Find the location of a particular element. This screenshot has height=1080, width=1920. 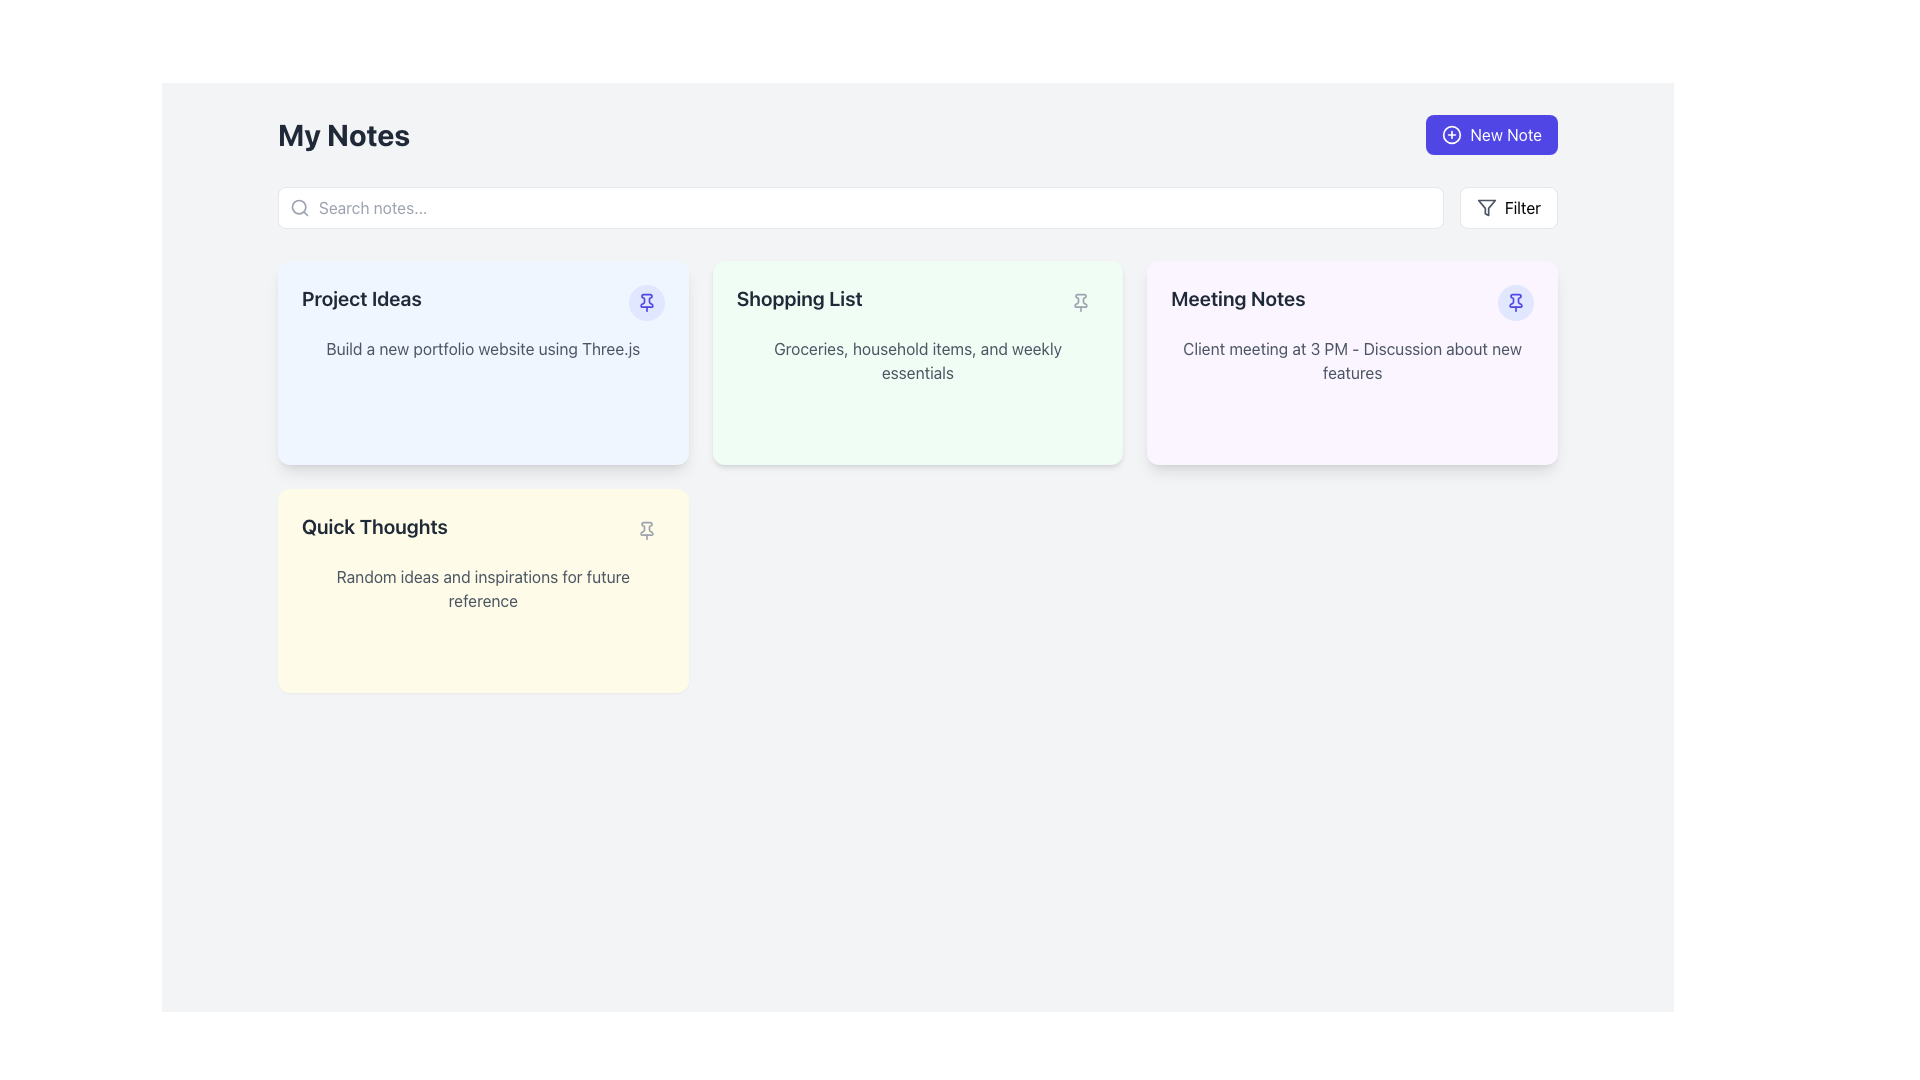

the button located in the bottom-right corner of the 'Project Ideas' card to initiate an edit action is located at coordinates (607, 401).